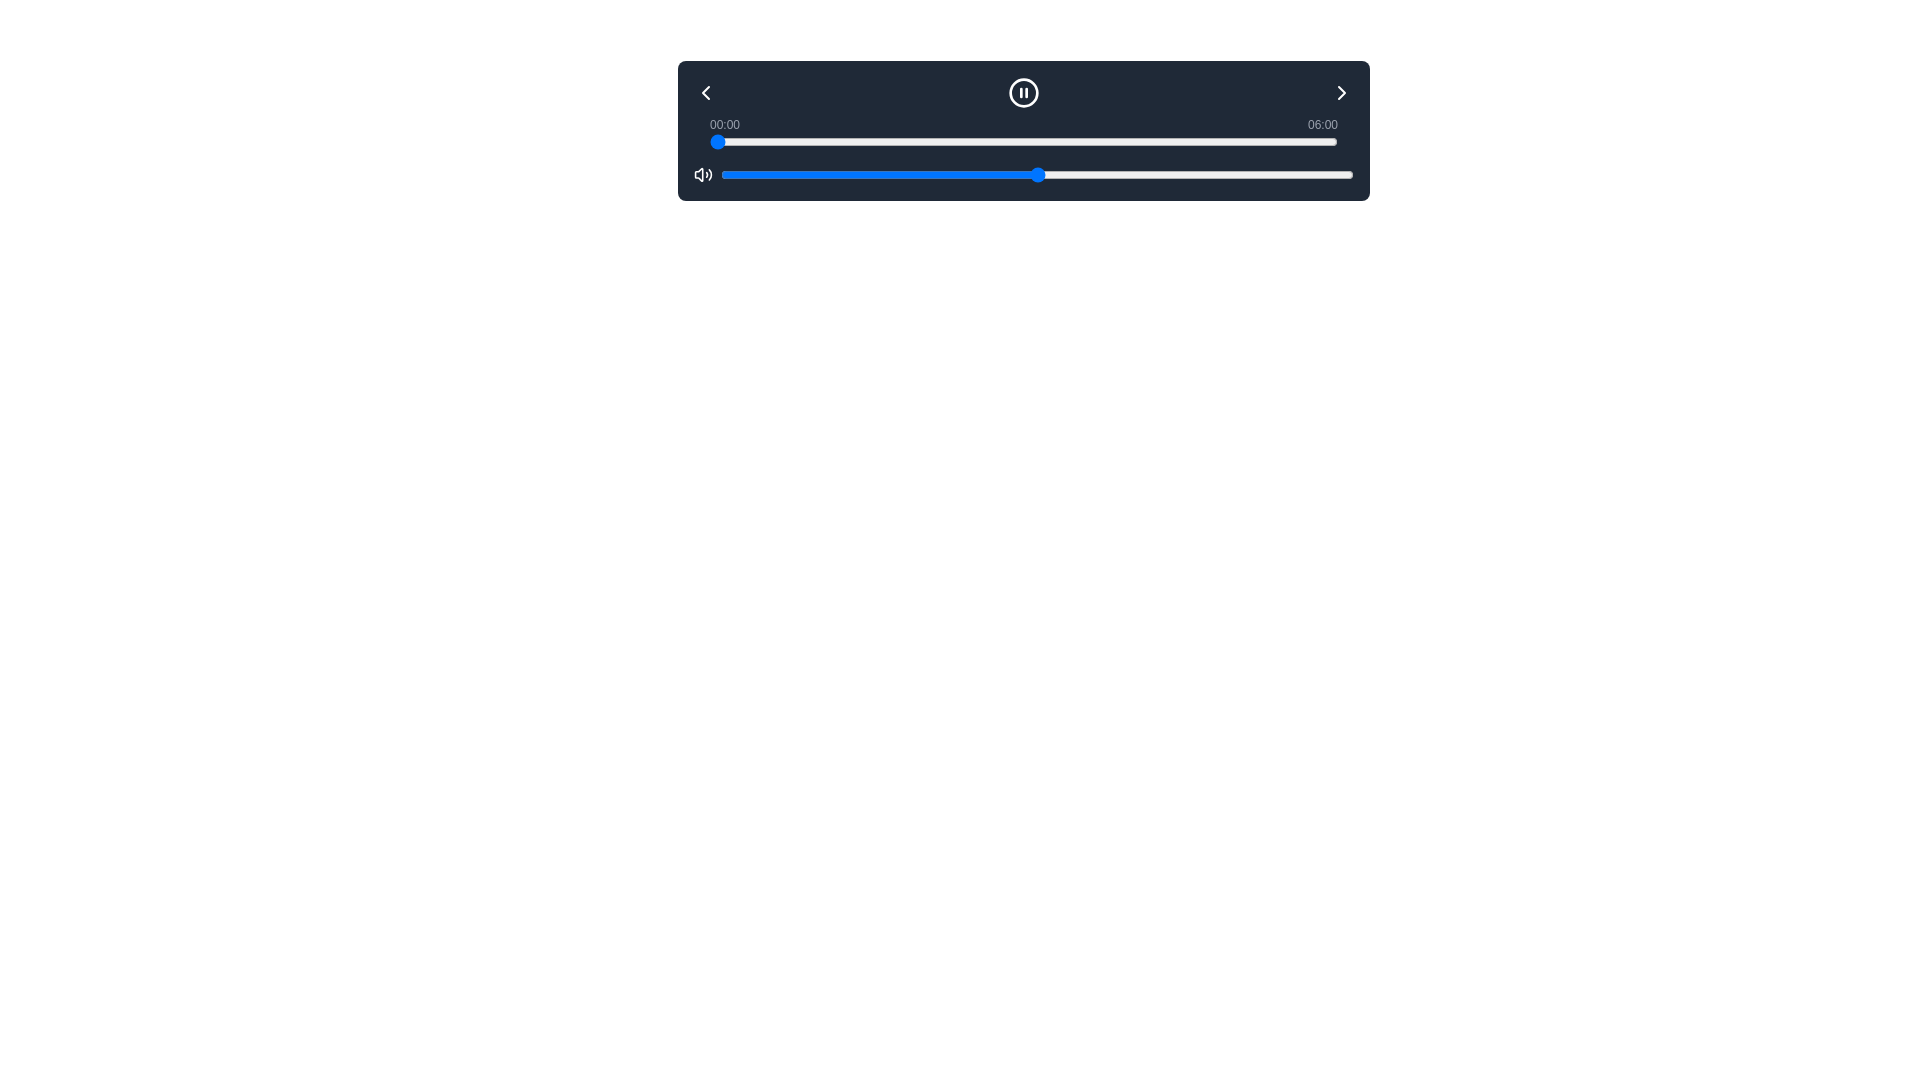 Image resolution: width=1920 pixels, height=1080 pixels. What do you see at coordinates (710, 173) in the screenshot?
I see `the outermost arc of sound waves in the volume icon located near the bottom left corner of the control panel interface` at bounding box center [710, 173].